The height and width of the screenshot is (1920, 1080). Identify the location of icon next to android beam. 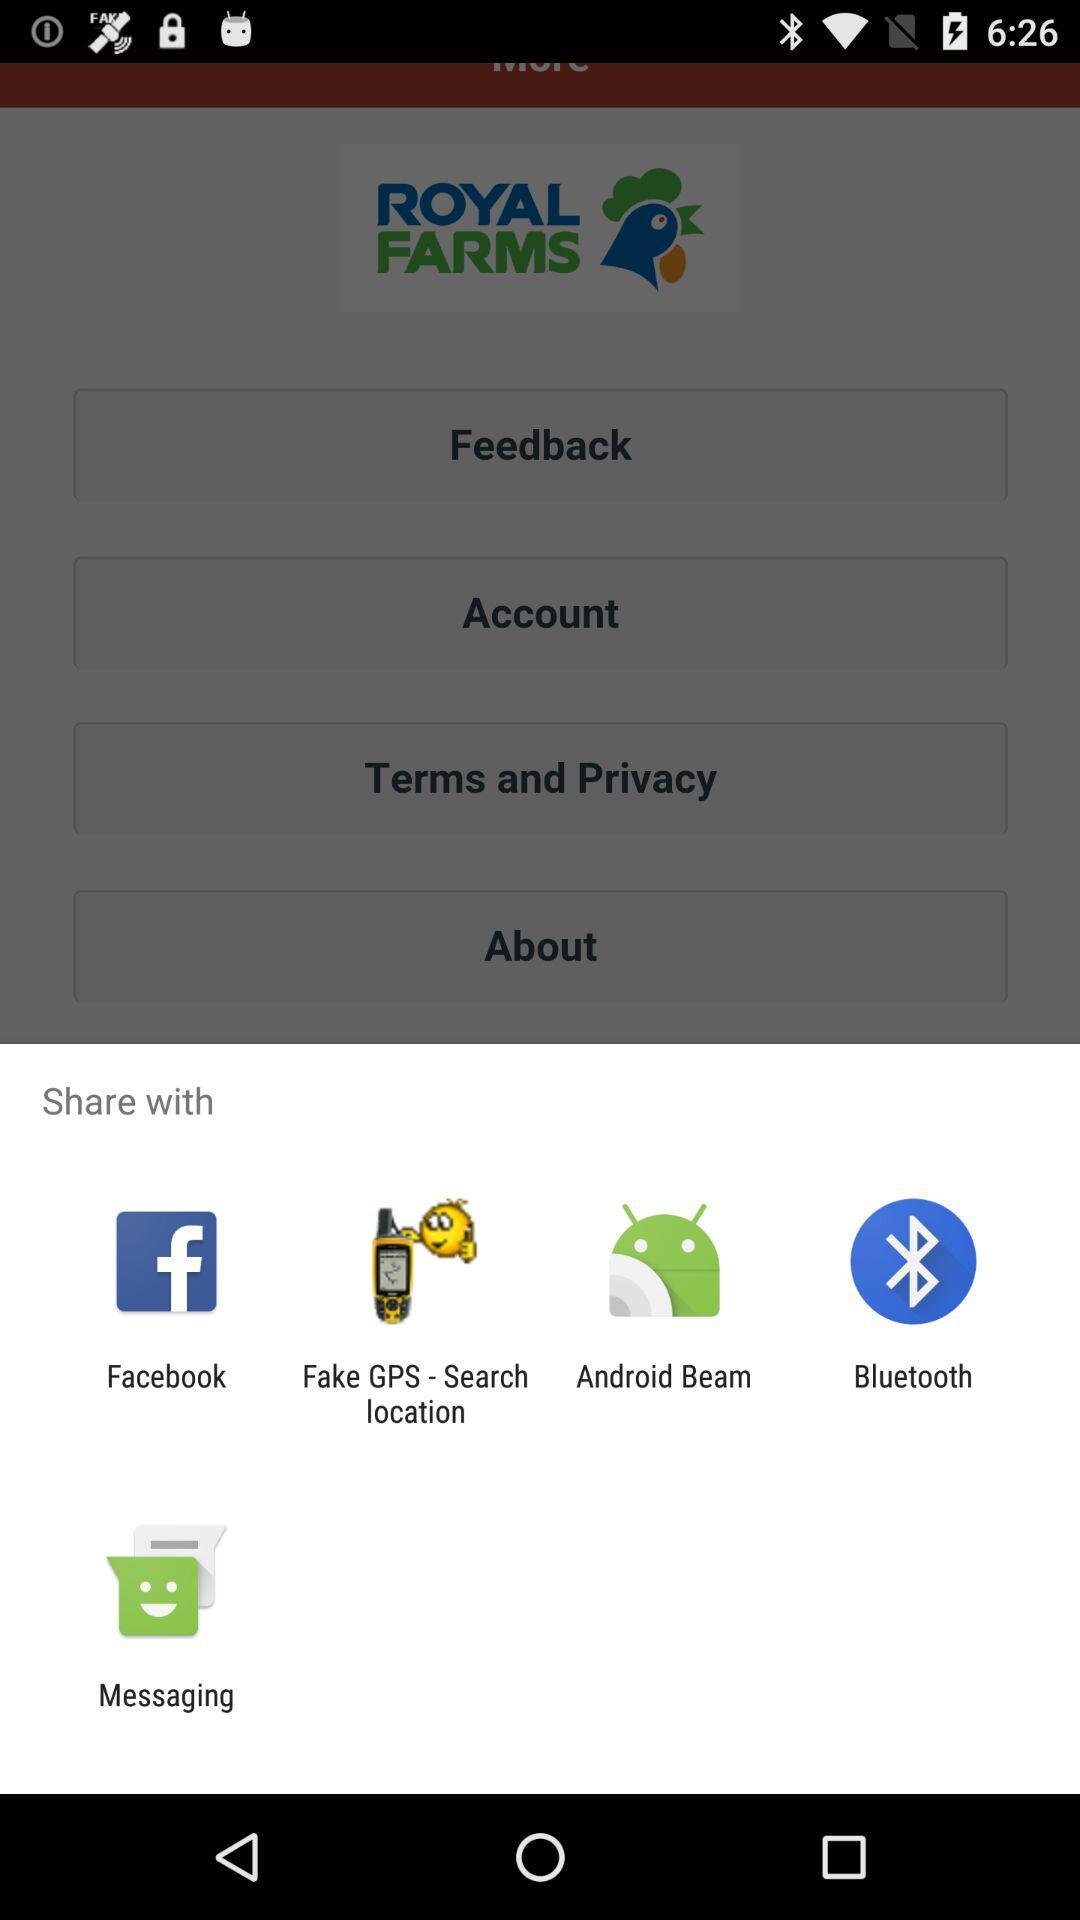
(913, 1392).